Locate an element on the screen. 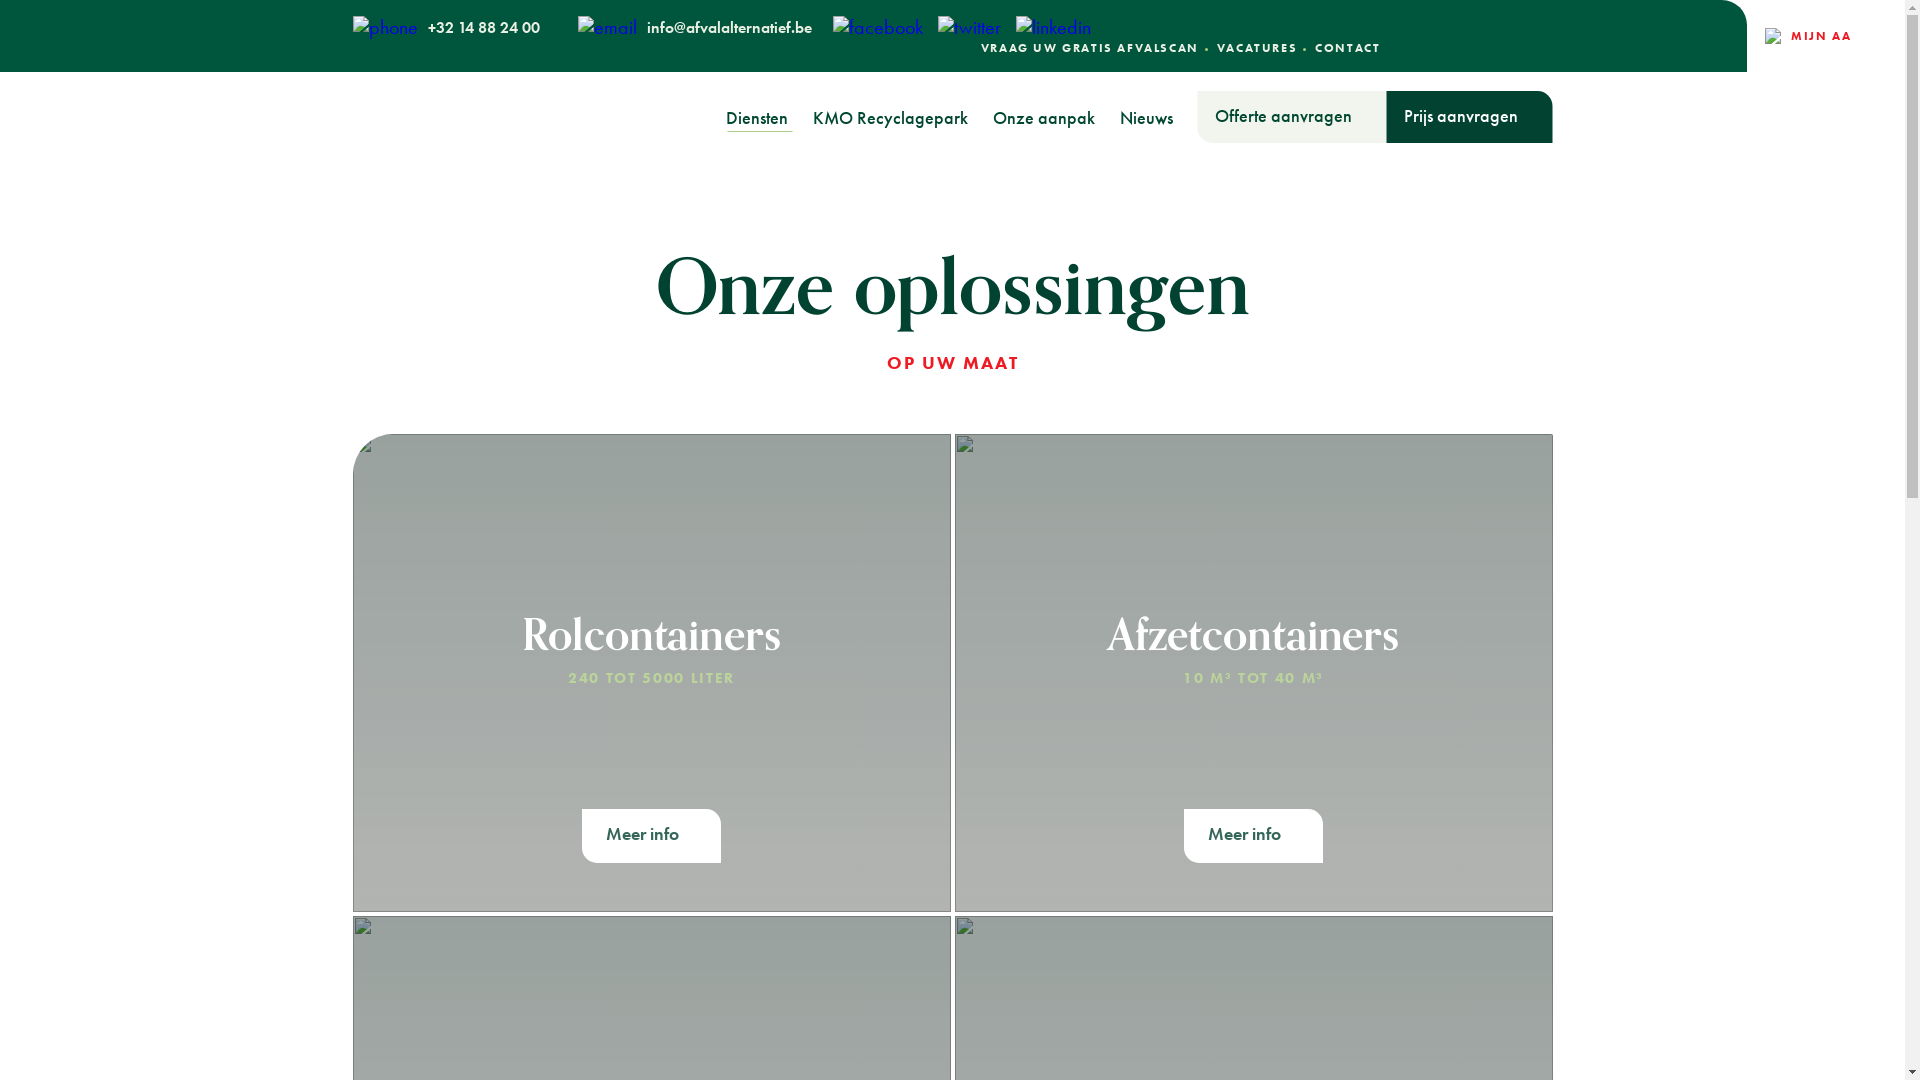 This screenshot has width=1920, height=1080. 'Onze aanpak' is located at coordinates (1041, 117).